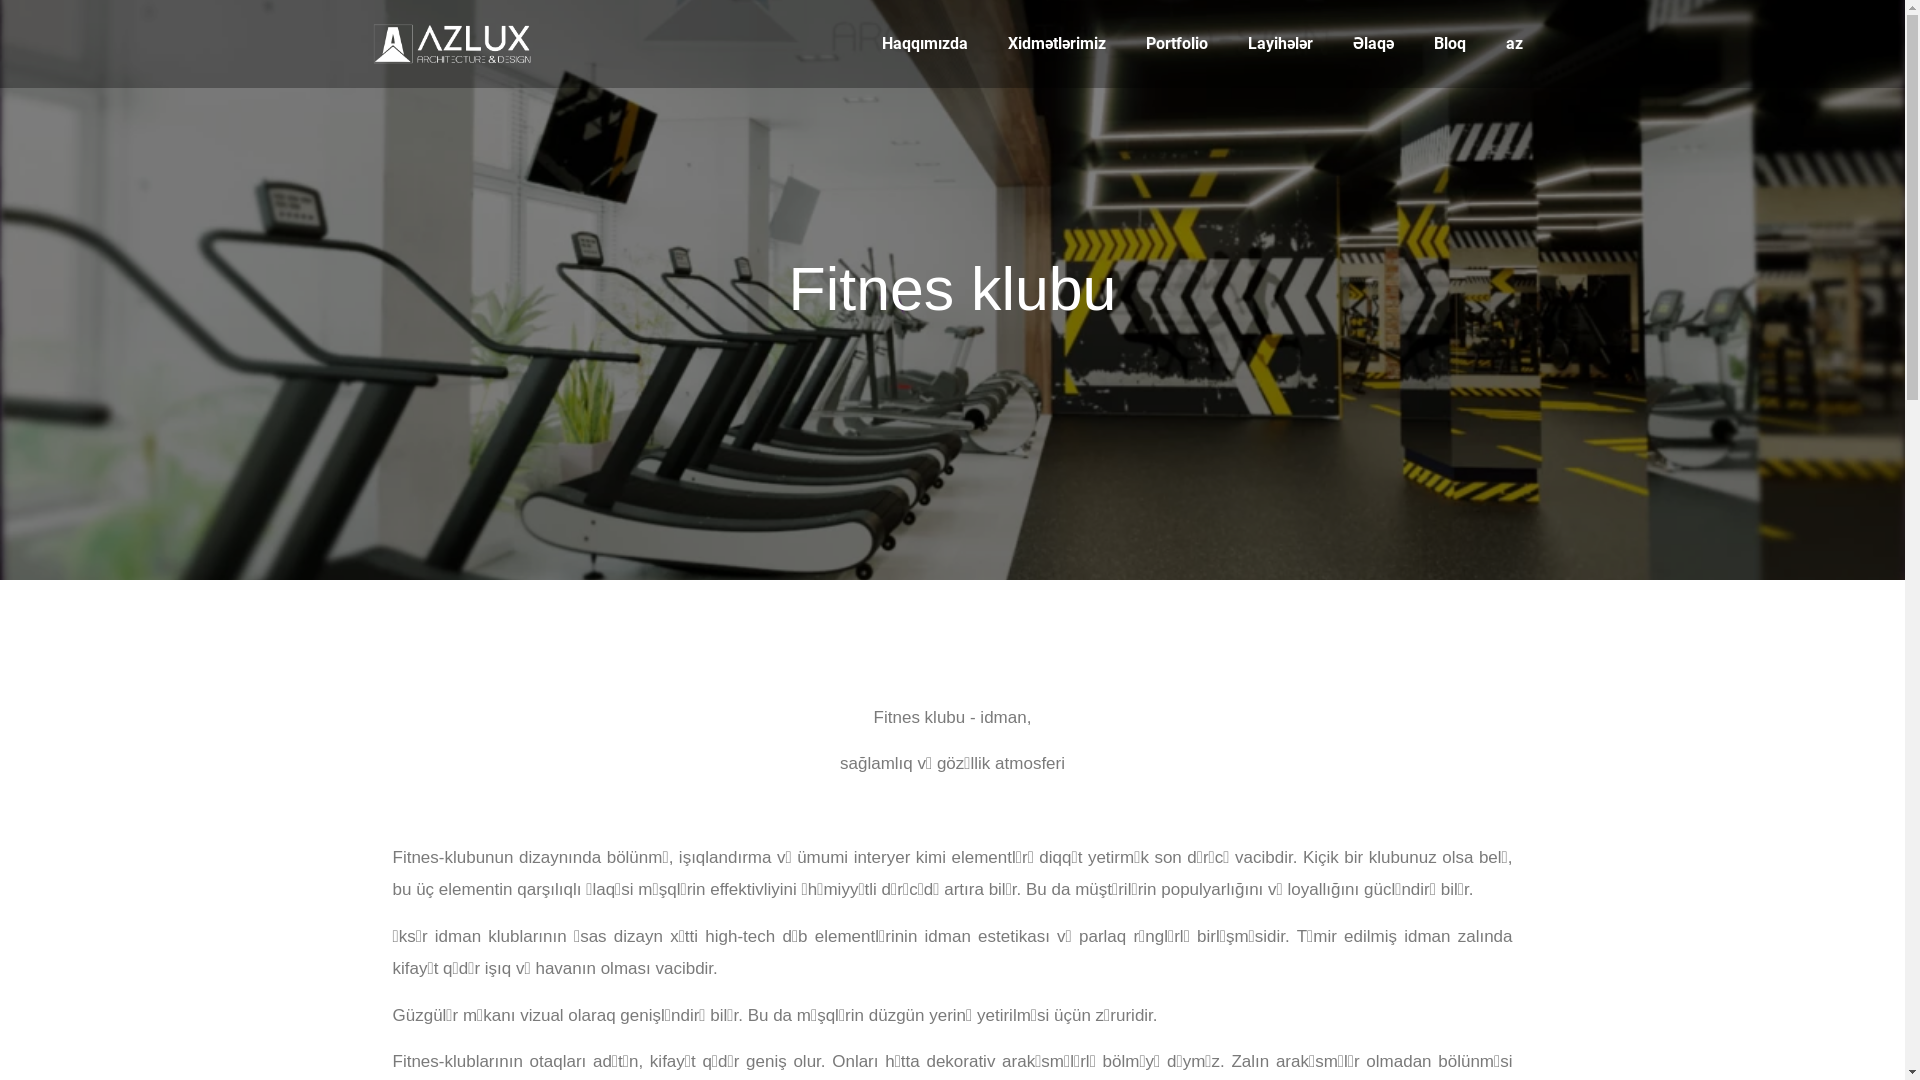  I want to click on 'Bloq', so click(1449, 43).